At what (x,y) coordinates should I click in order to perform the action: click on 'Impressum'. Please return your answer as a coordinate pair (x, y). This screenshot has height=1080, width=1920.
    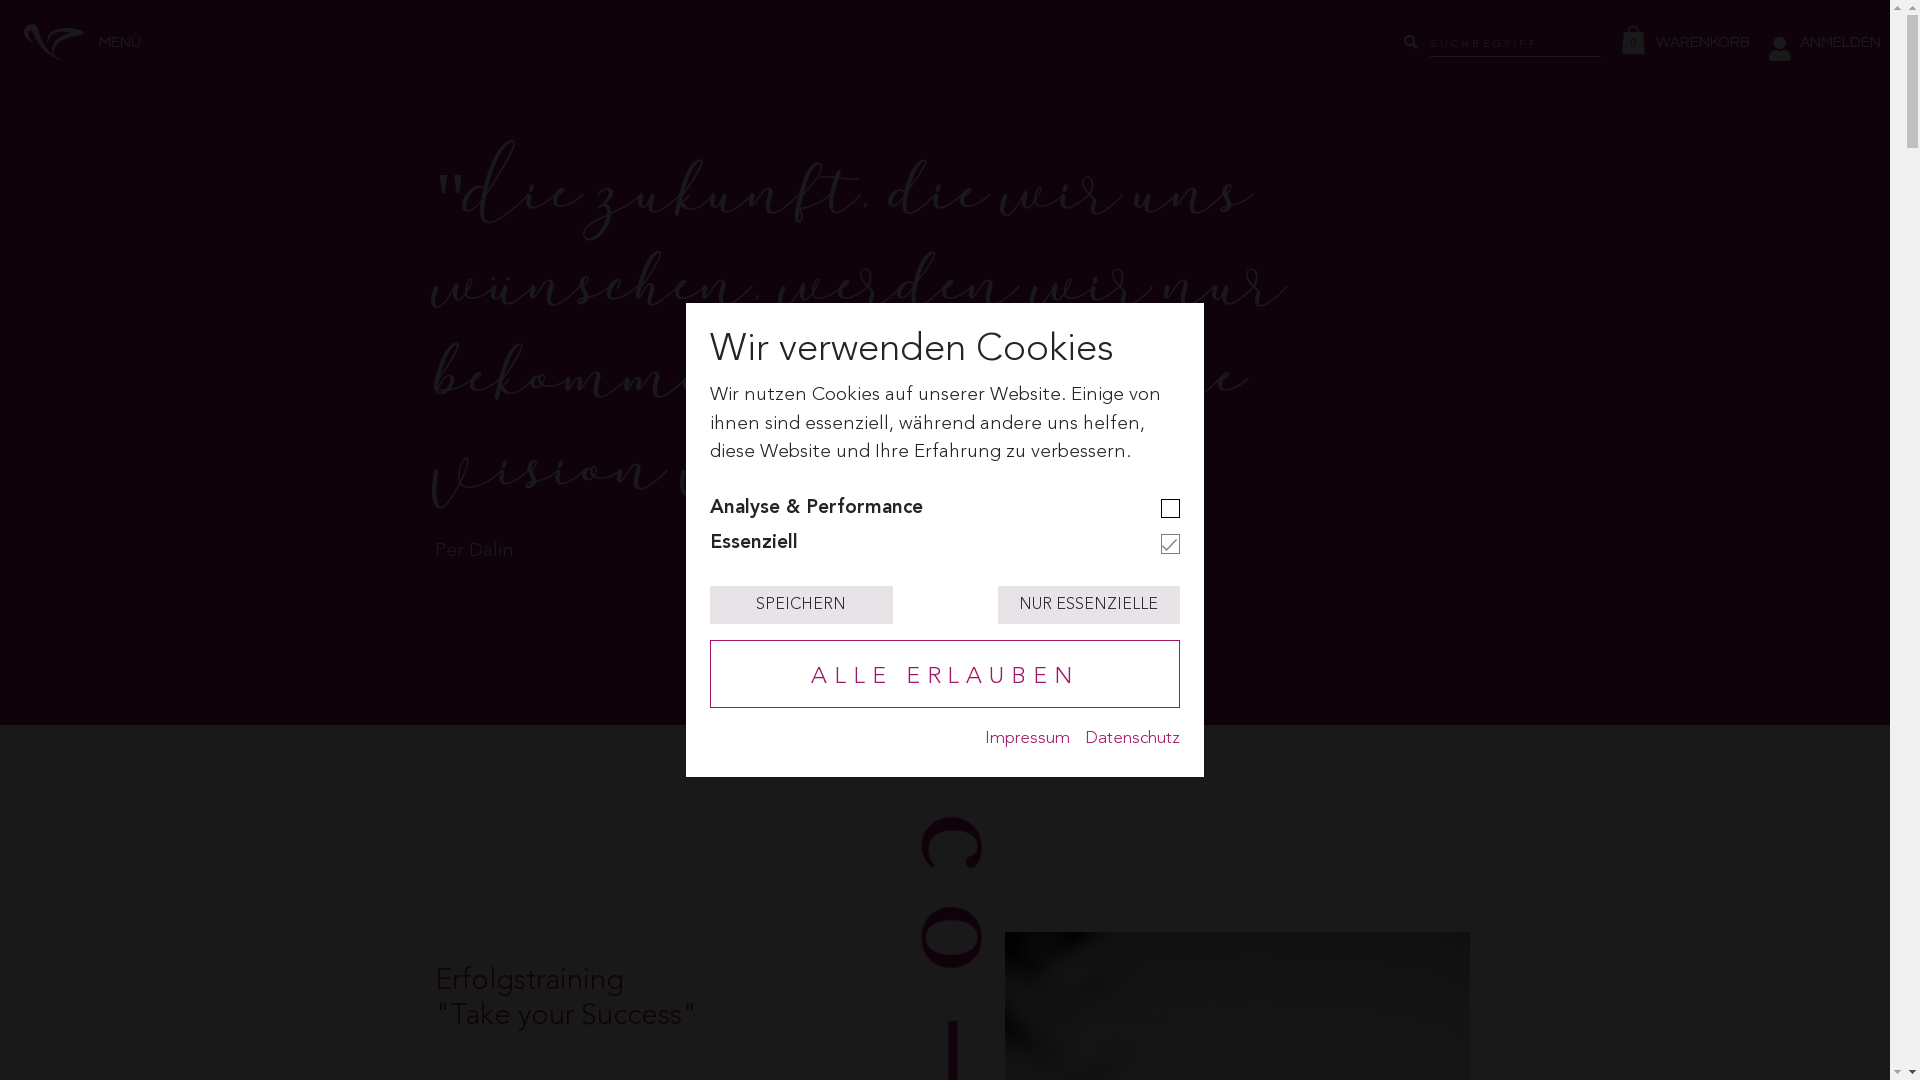
    Looking at the image, I should click on (984, 738).